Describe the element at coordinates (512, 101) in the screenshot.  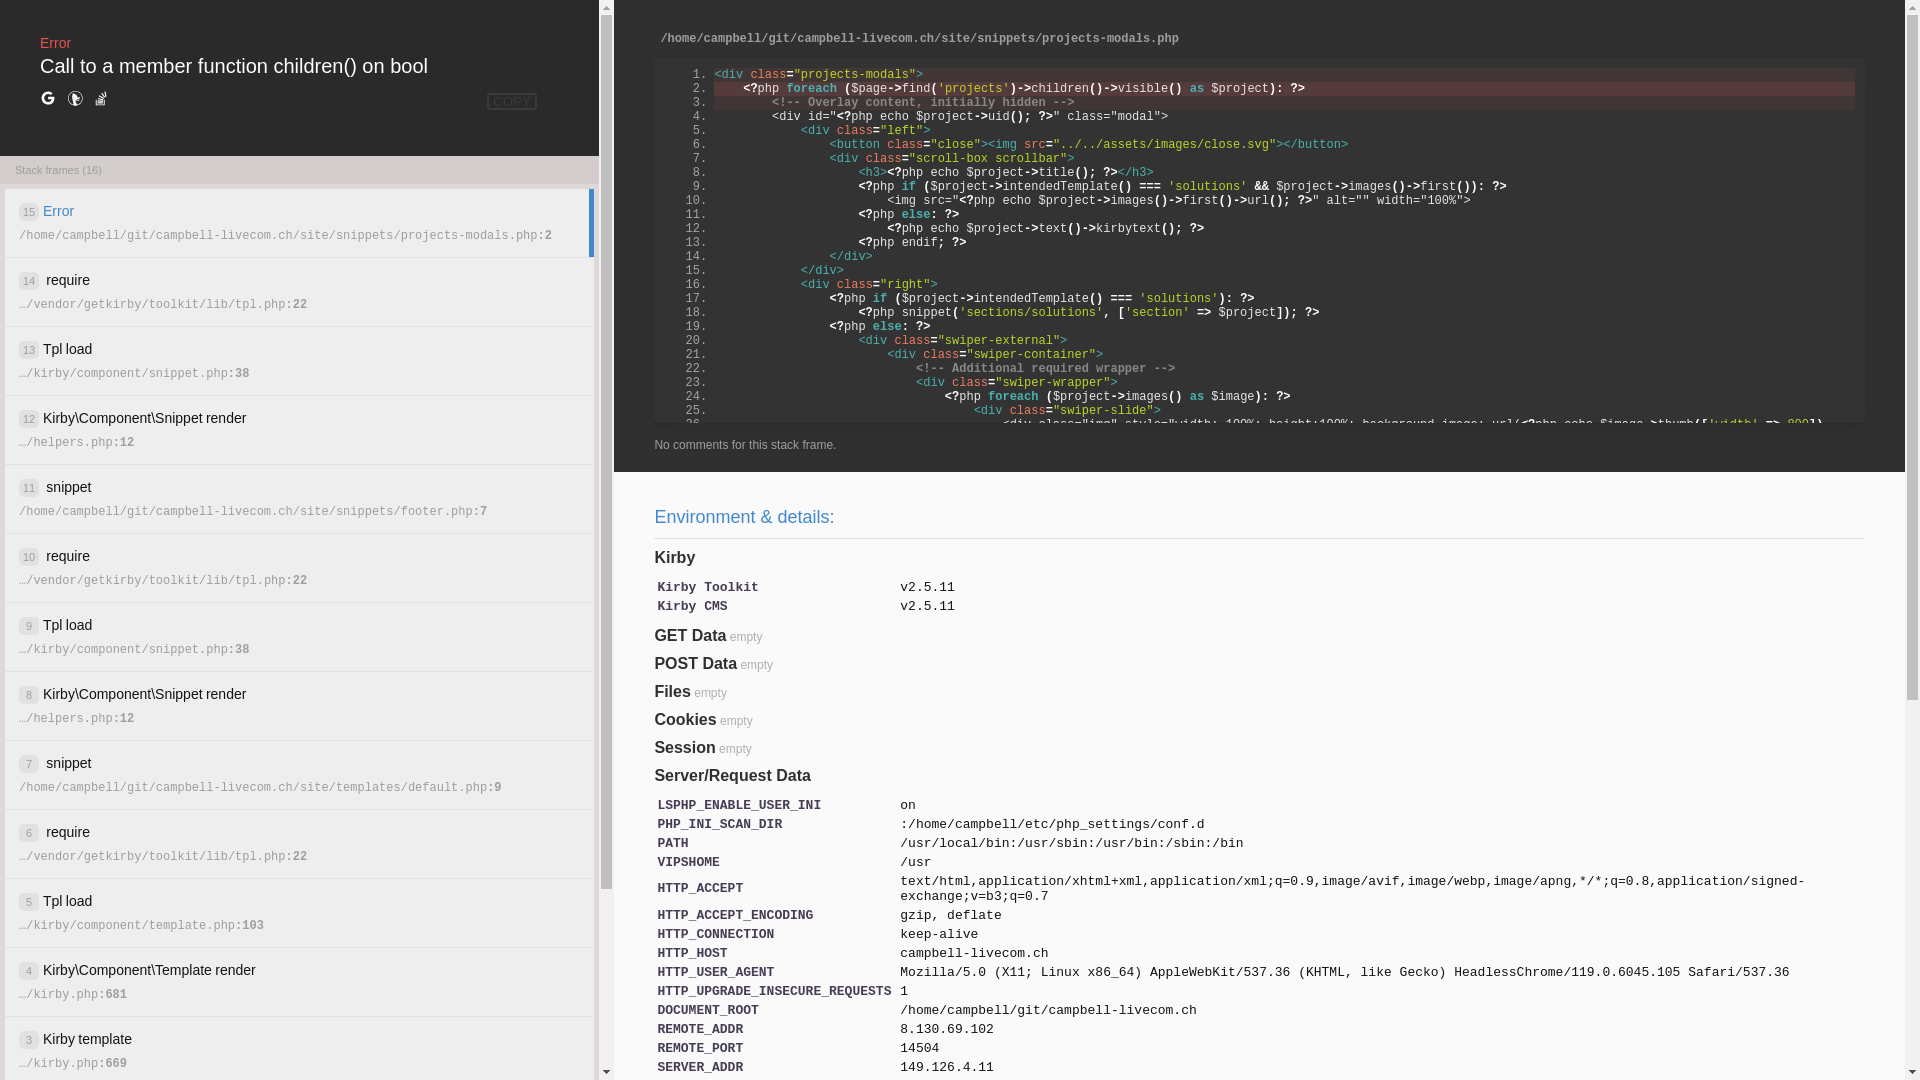
I see `'COPY'` at that location.